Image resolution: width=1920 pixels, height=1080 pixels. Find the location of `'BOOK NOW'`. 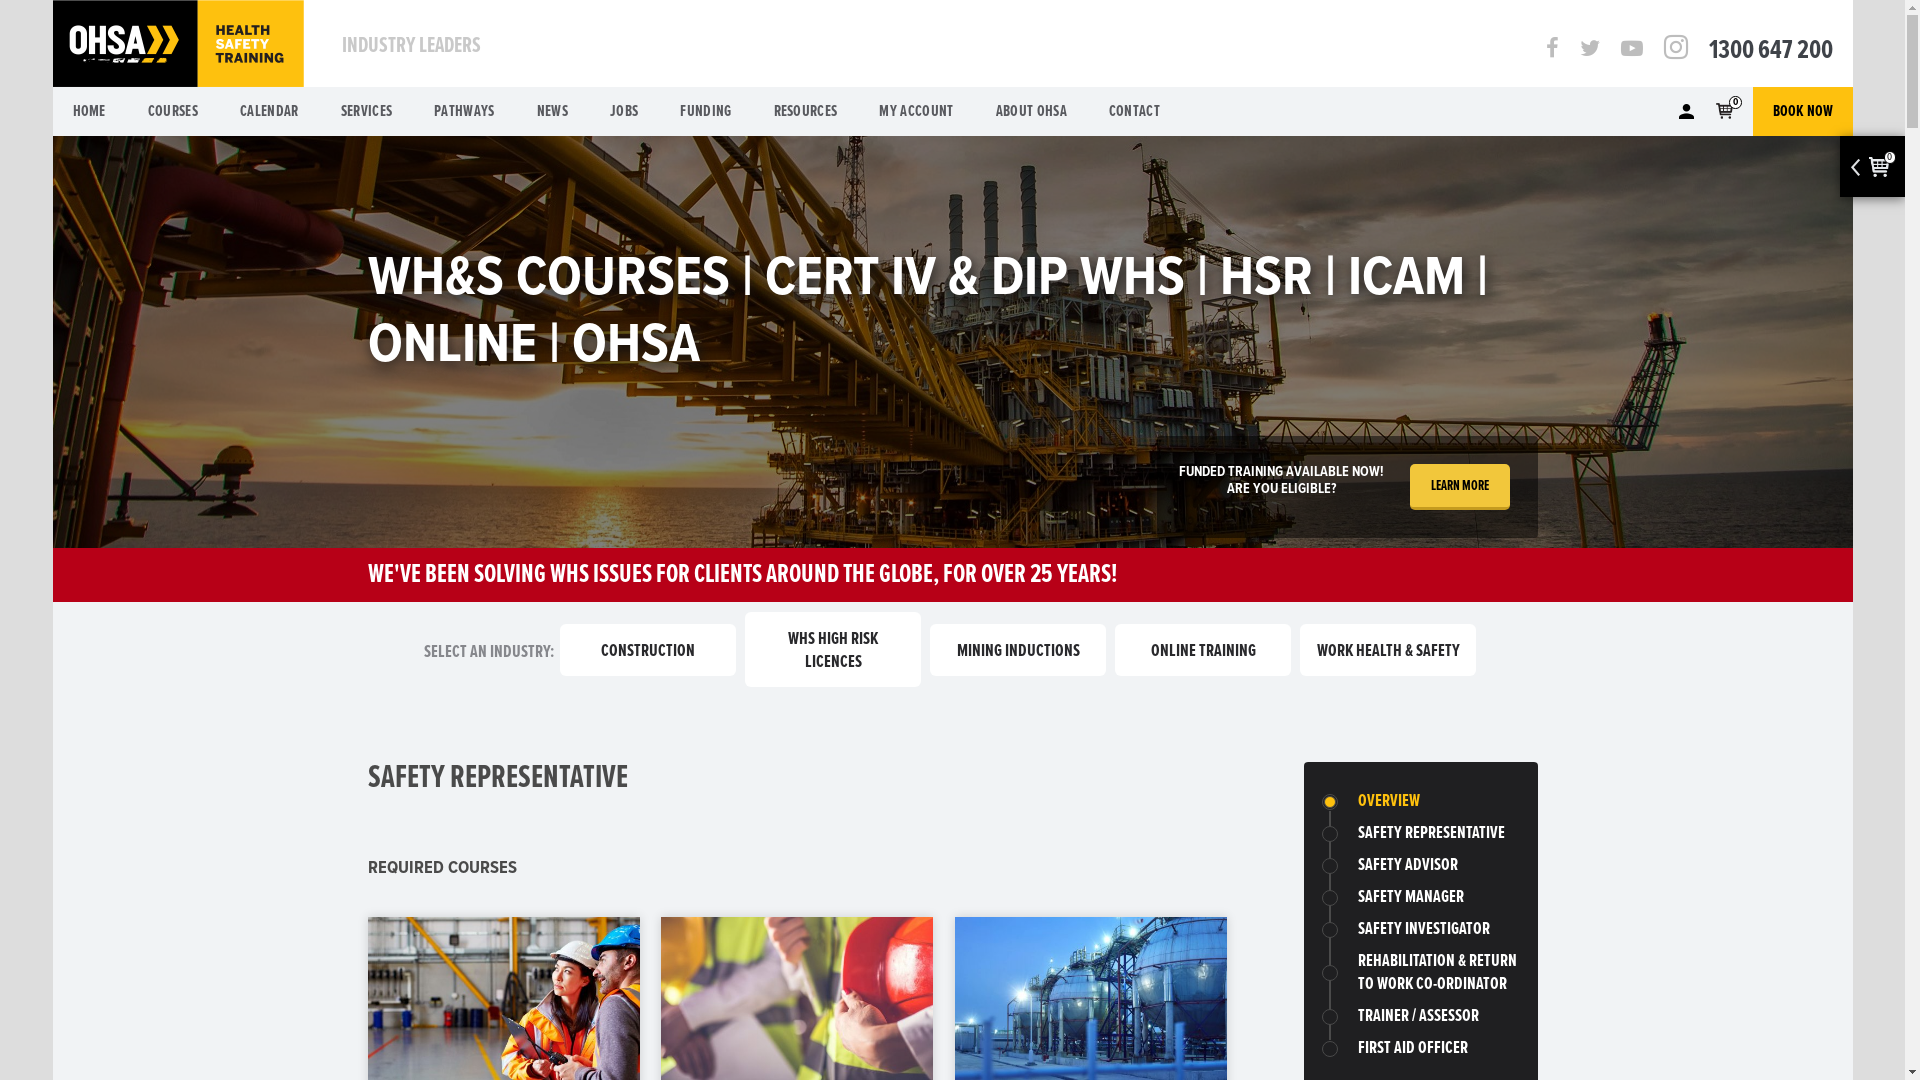

'BOOK NOW' is located at coordinates (1801, 111).